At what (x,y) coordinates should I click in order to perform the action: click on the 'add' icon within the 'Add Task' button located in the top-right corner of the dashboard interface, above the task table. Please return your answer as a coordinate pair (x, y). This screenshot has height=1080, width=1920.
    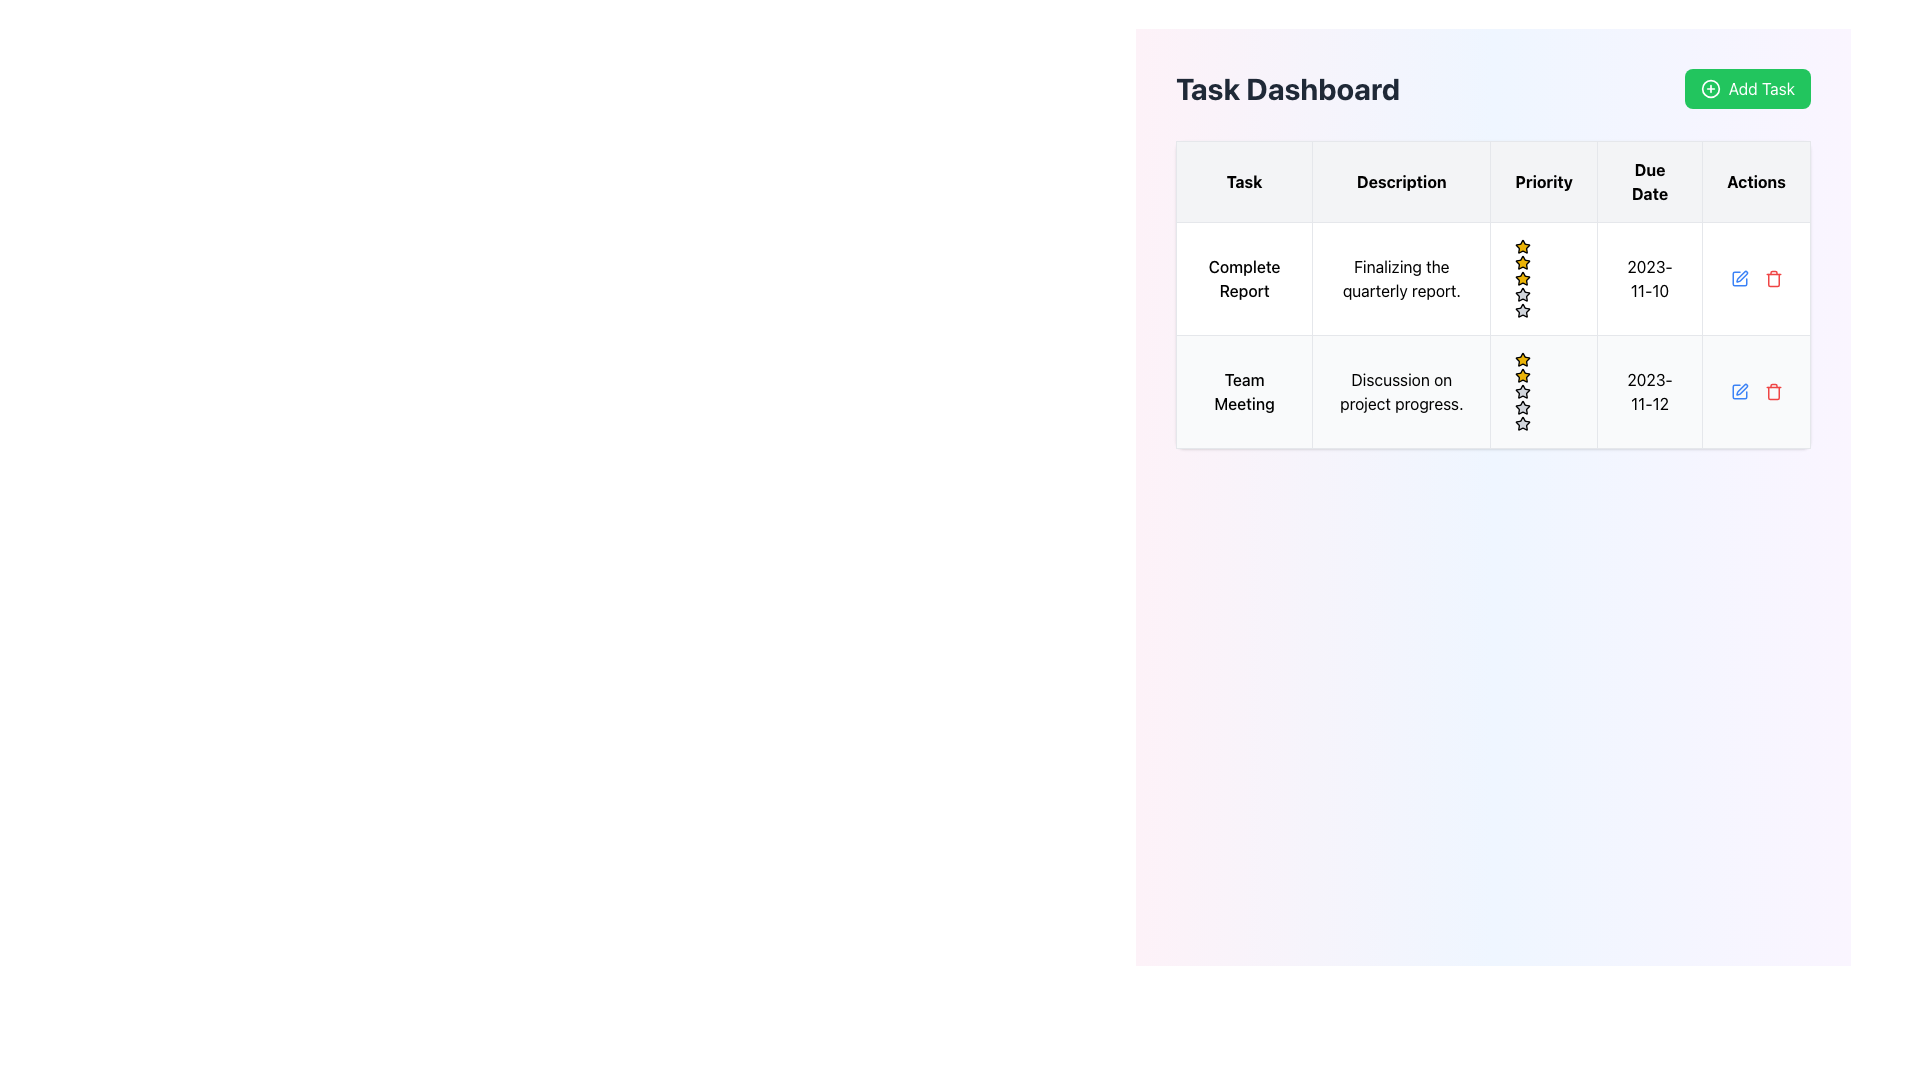
    Looking at the image, I should click on (1709, 87).